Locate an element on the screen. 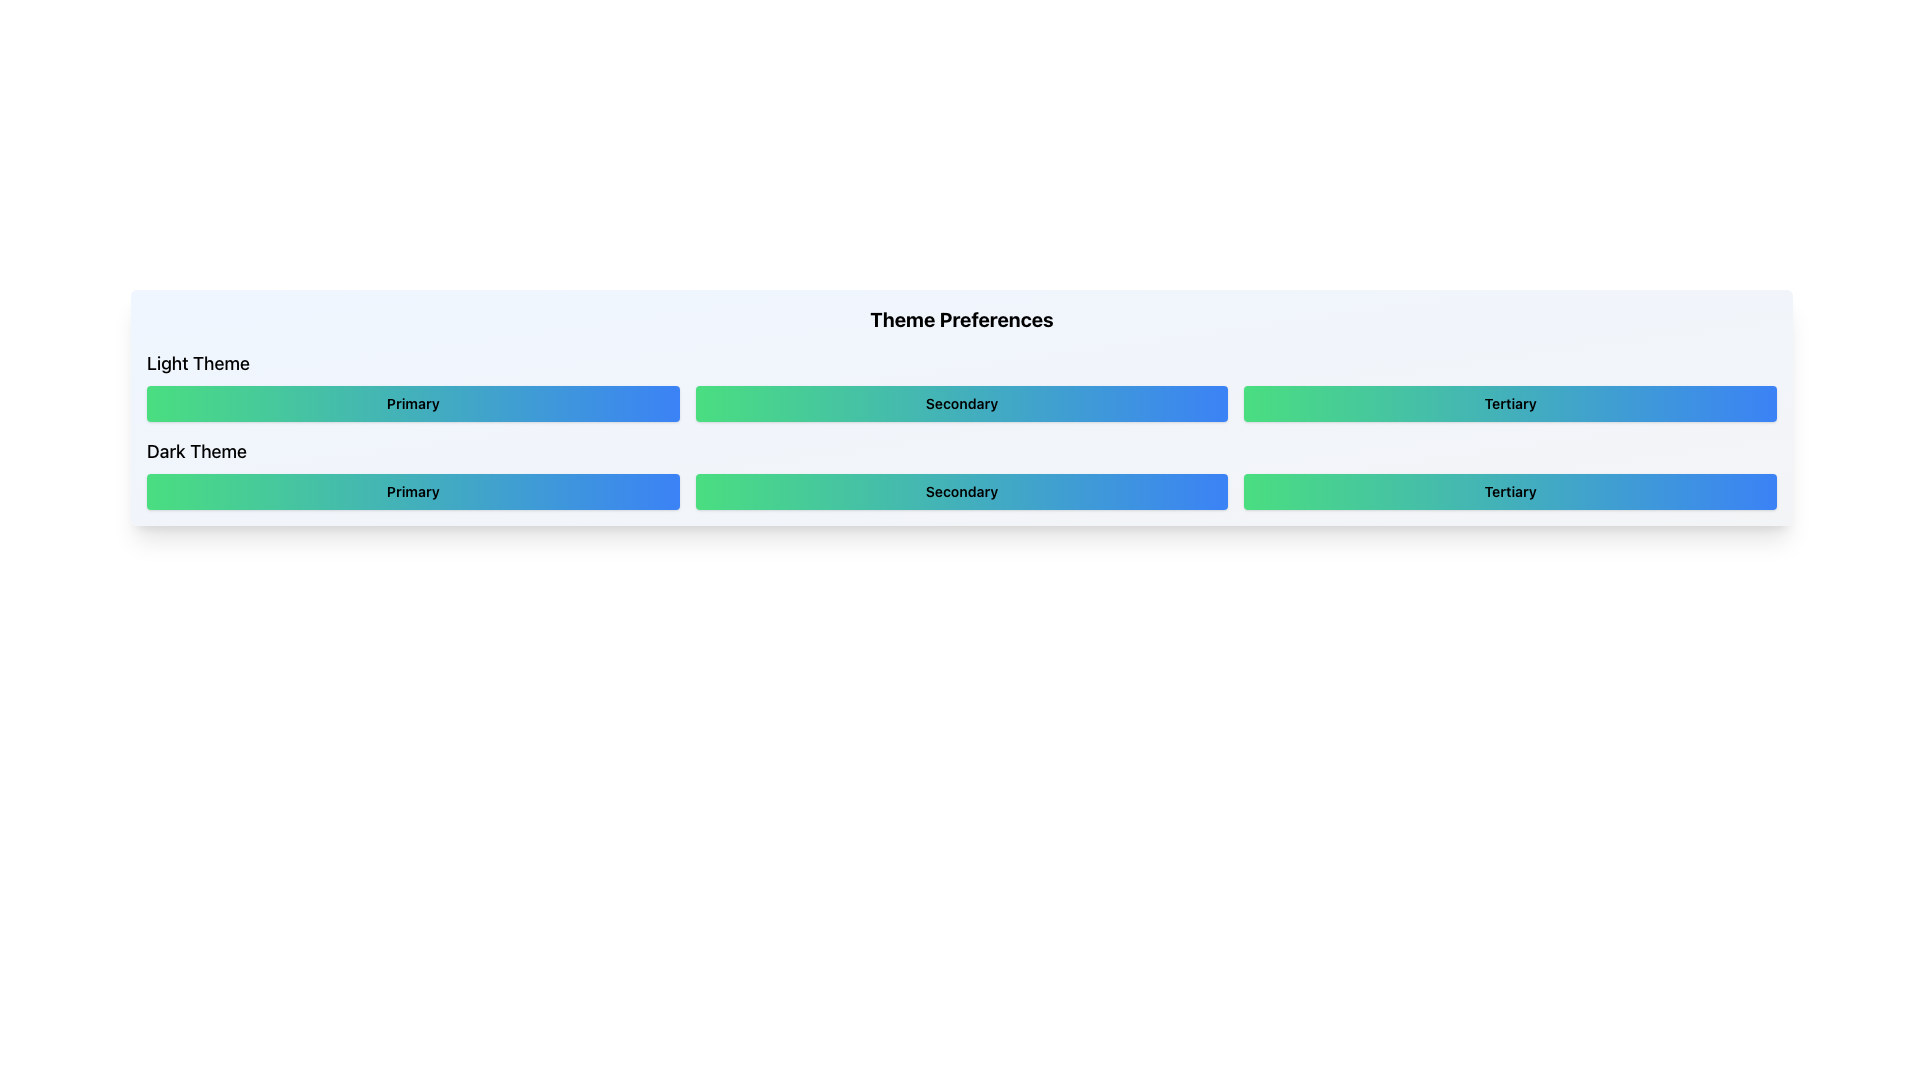  the 'Secondary' button, which is a rectangular button with a gradient green-to-blue background is located at coordinates (961, 492).